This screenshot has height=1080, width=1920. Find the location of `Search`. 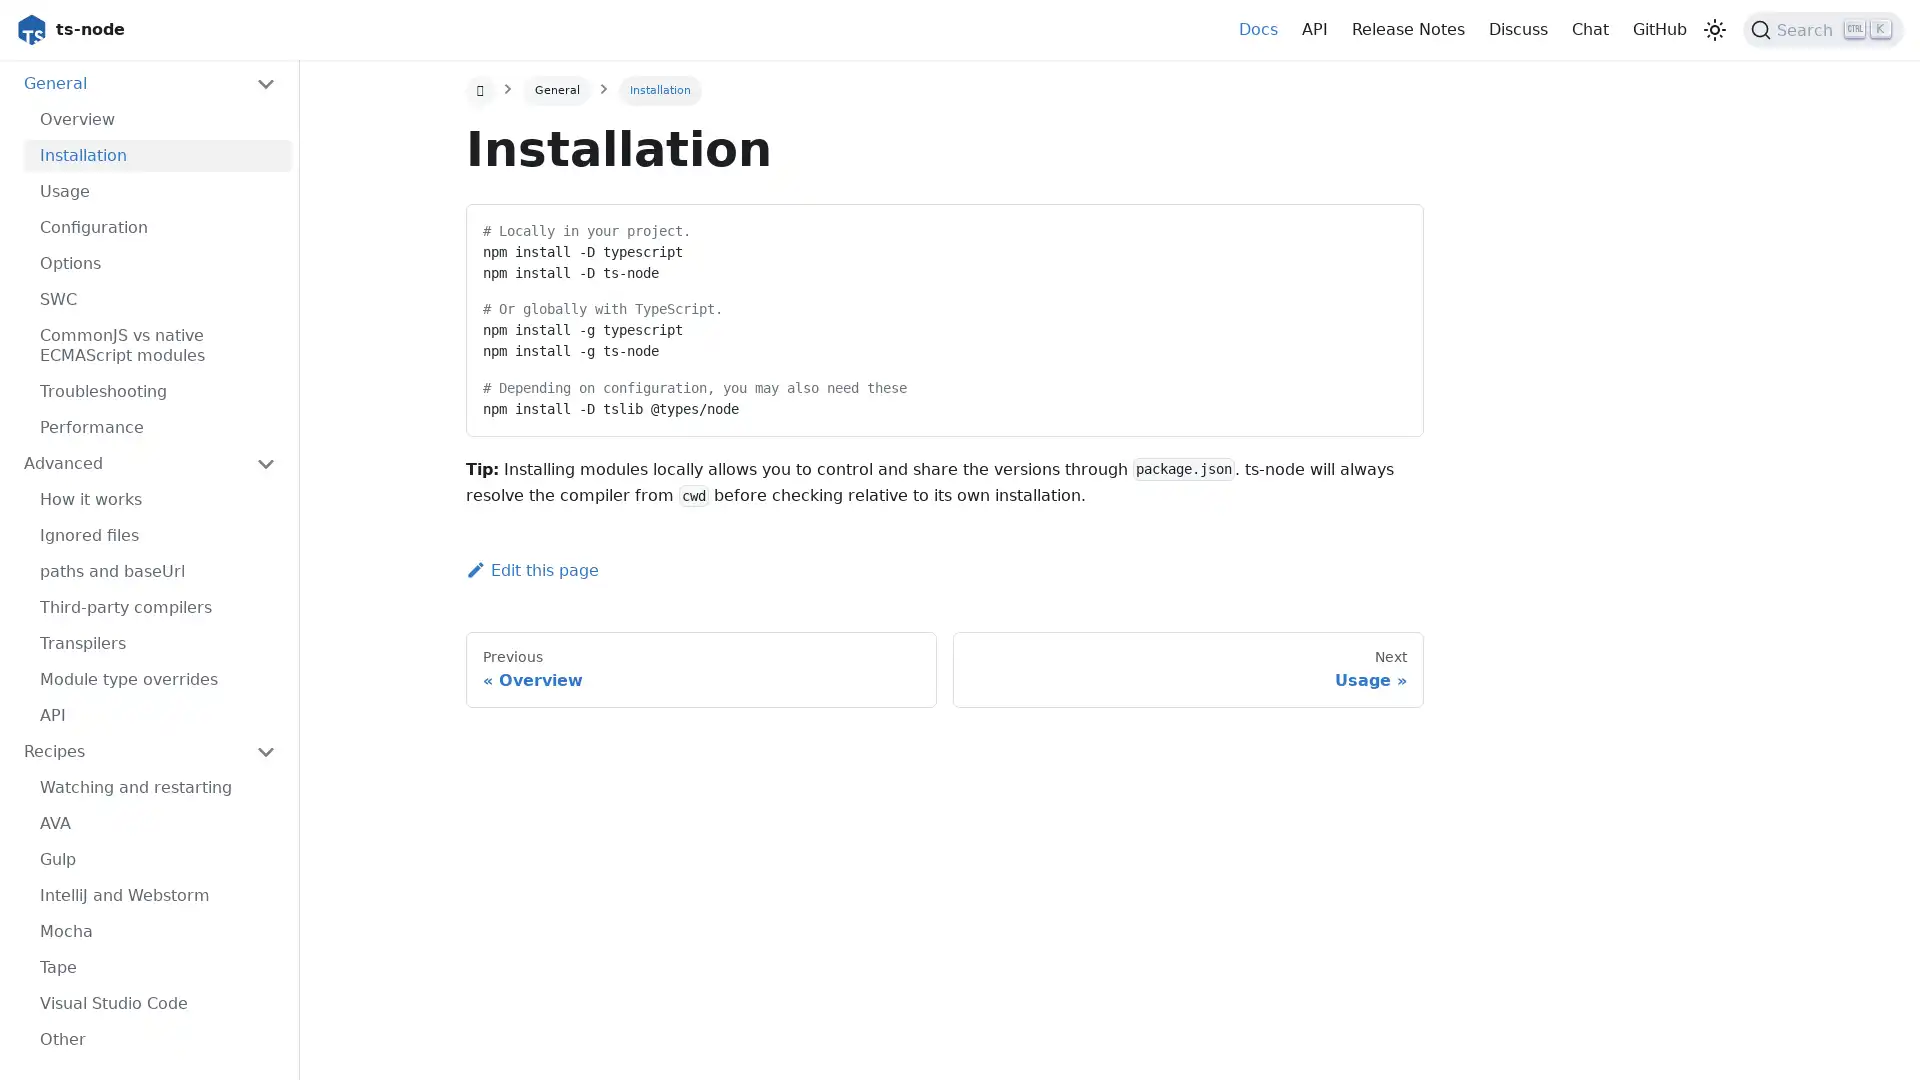

Search is located at coordinates (1823, 30).